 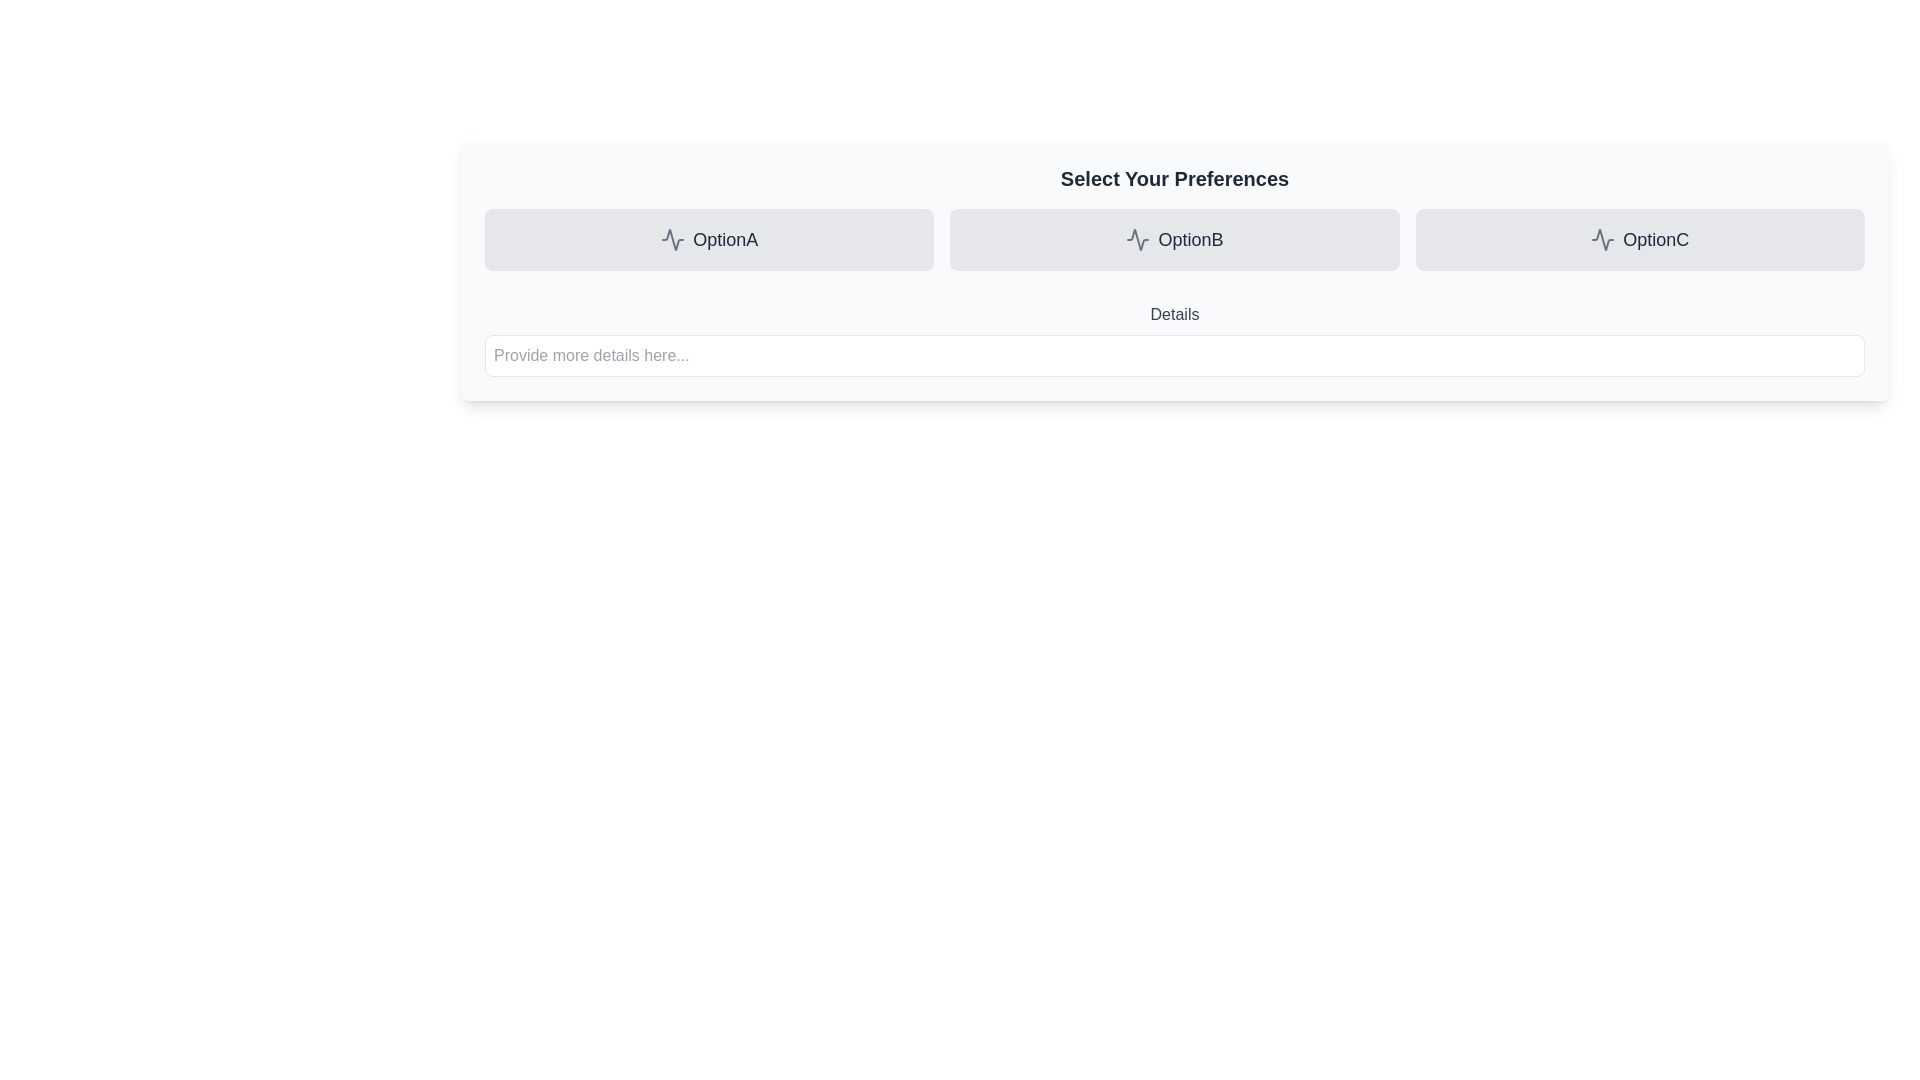 I want to click on text label for 'OptionA', which serves as a clickable identifier in the horizontal layout of options, so click(x=724, y=238).